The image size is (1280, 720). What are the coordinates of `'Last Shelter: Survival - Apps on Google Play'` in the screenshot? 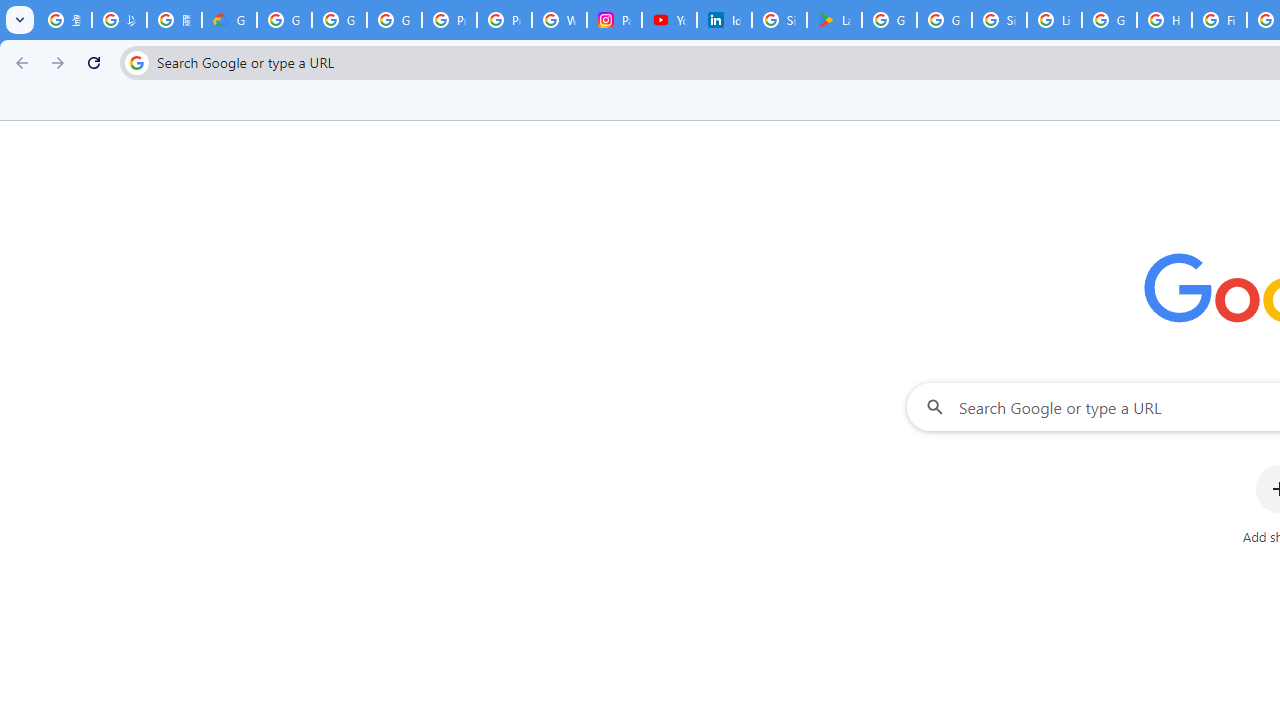 It's located at (833, 20).